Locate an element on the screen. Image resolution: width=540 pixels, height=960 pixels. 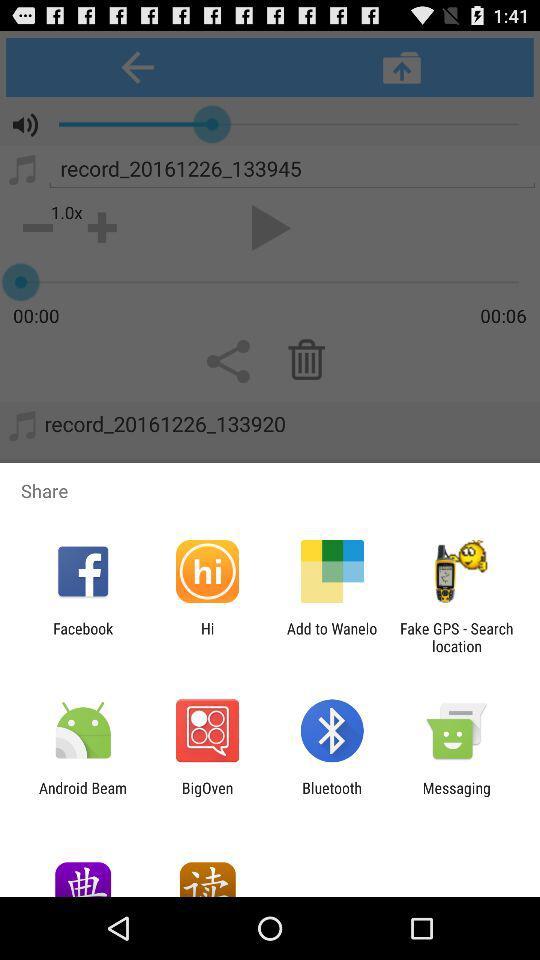
the facebook item is located at coordinates (82, 636).